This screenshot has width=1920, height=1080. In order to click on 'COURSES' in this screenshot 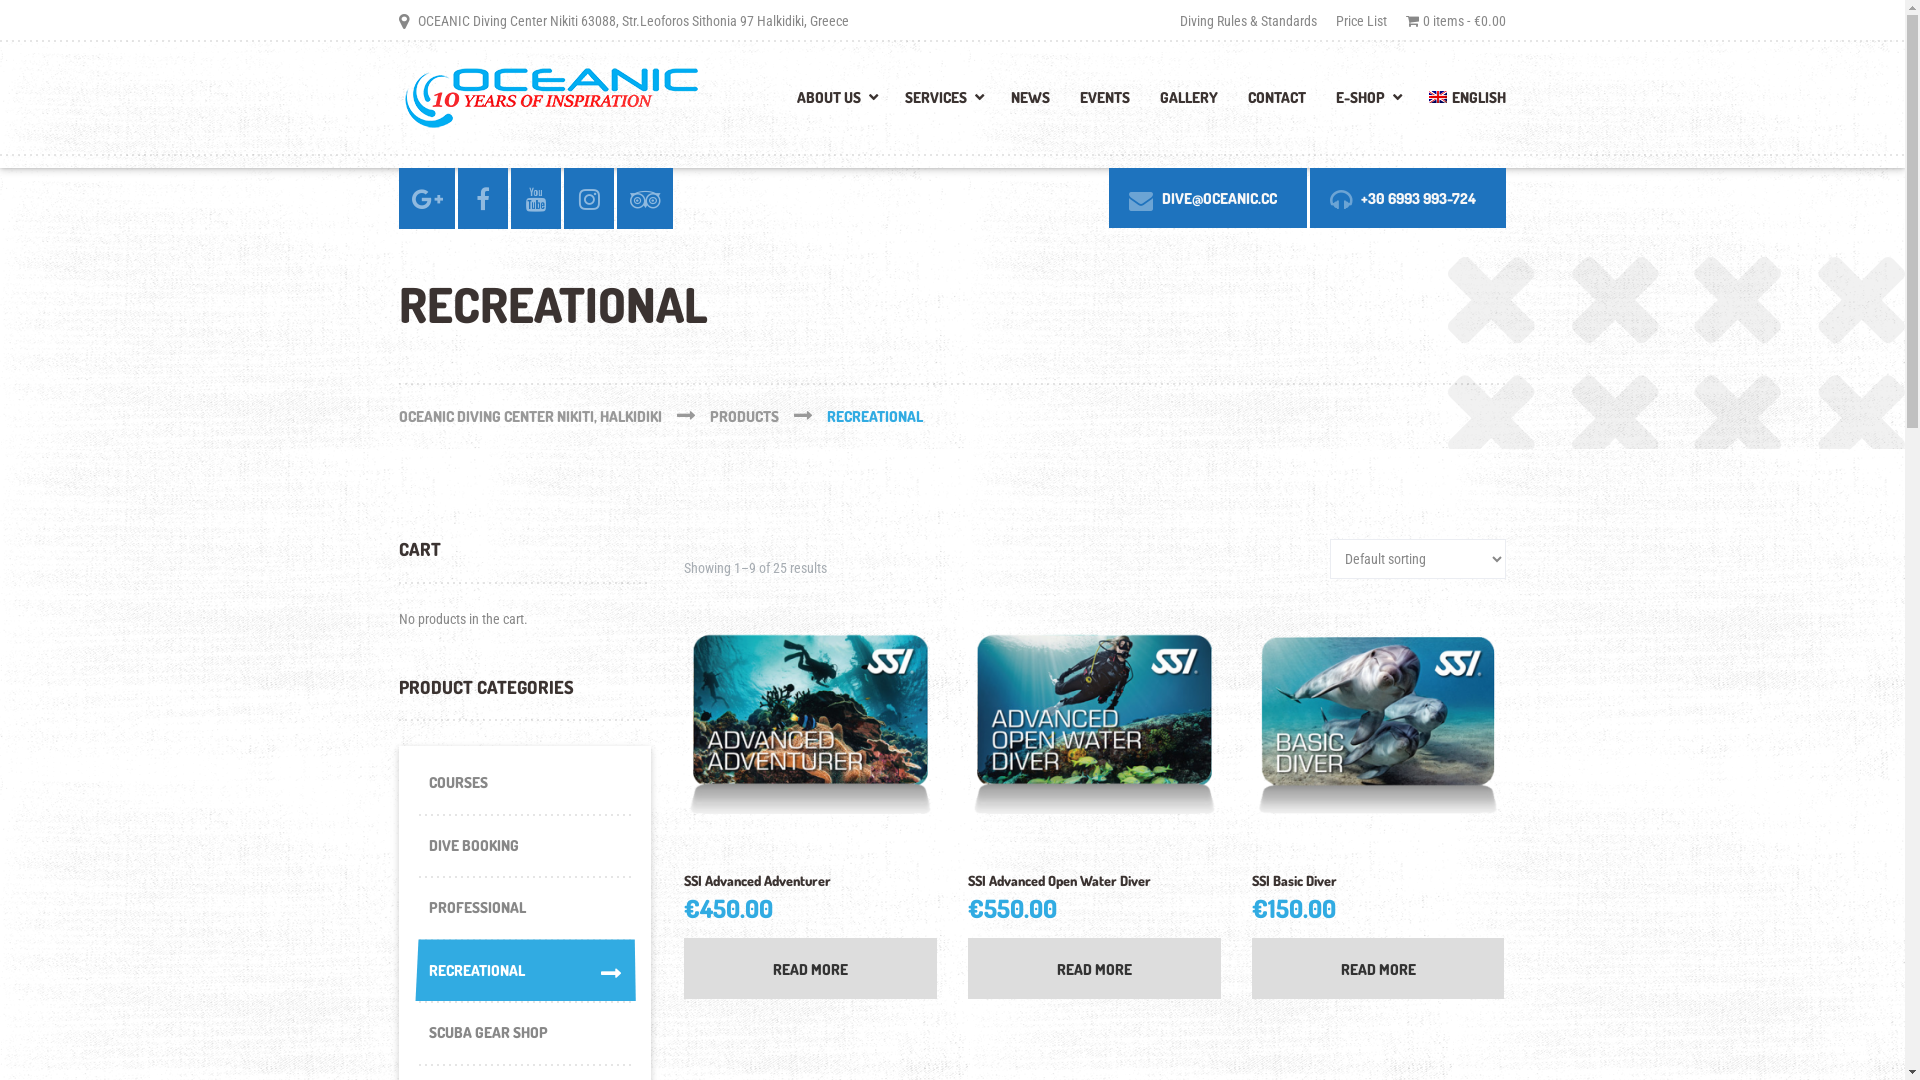, I will do `click(524, 782)`.